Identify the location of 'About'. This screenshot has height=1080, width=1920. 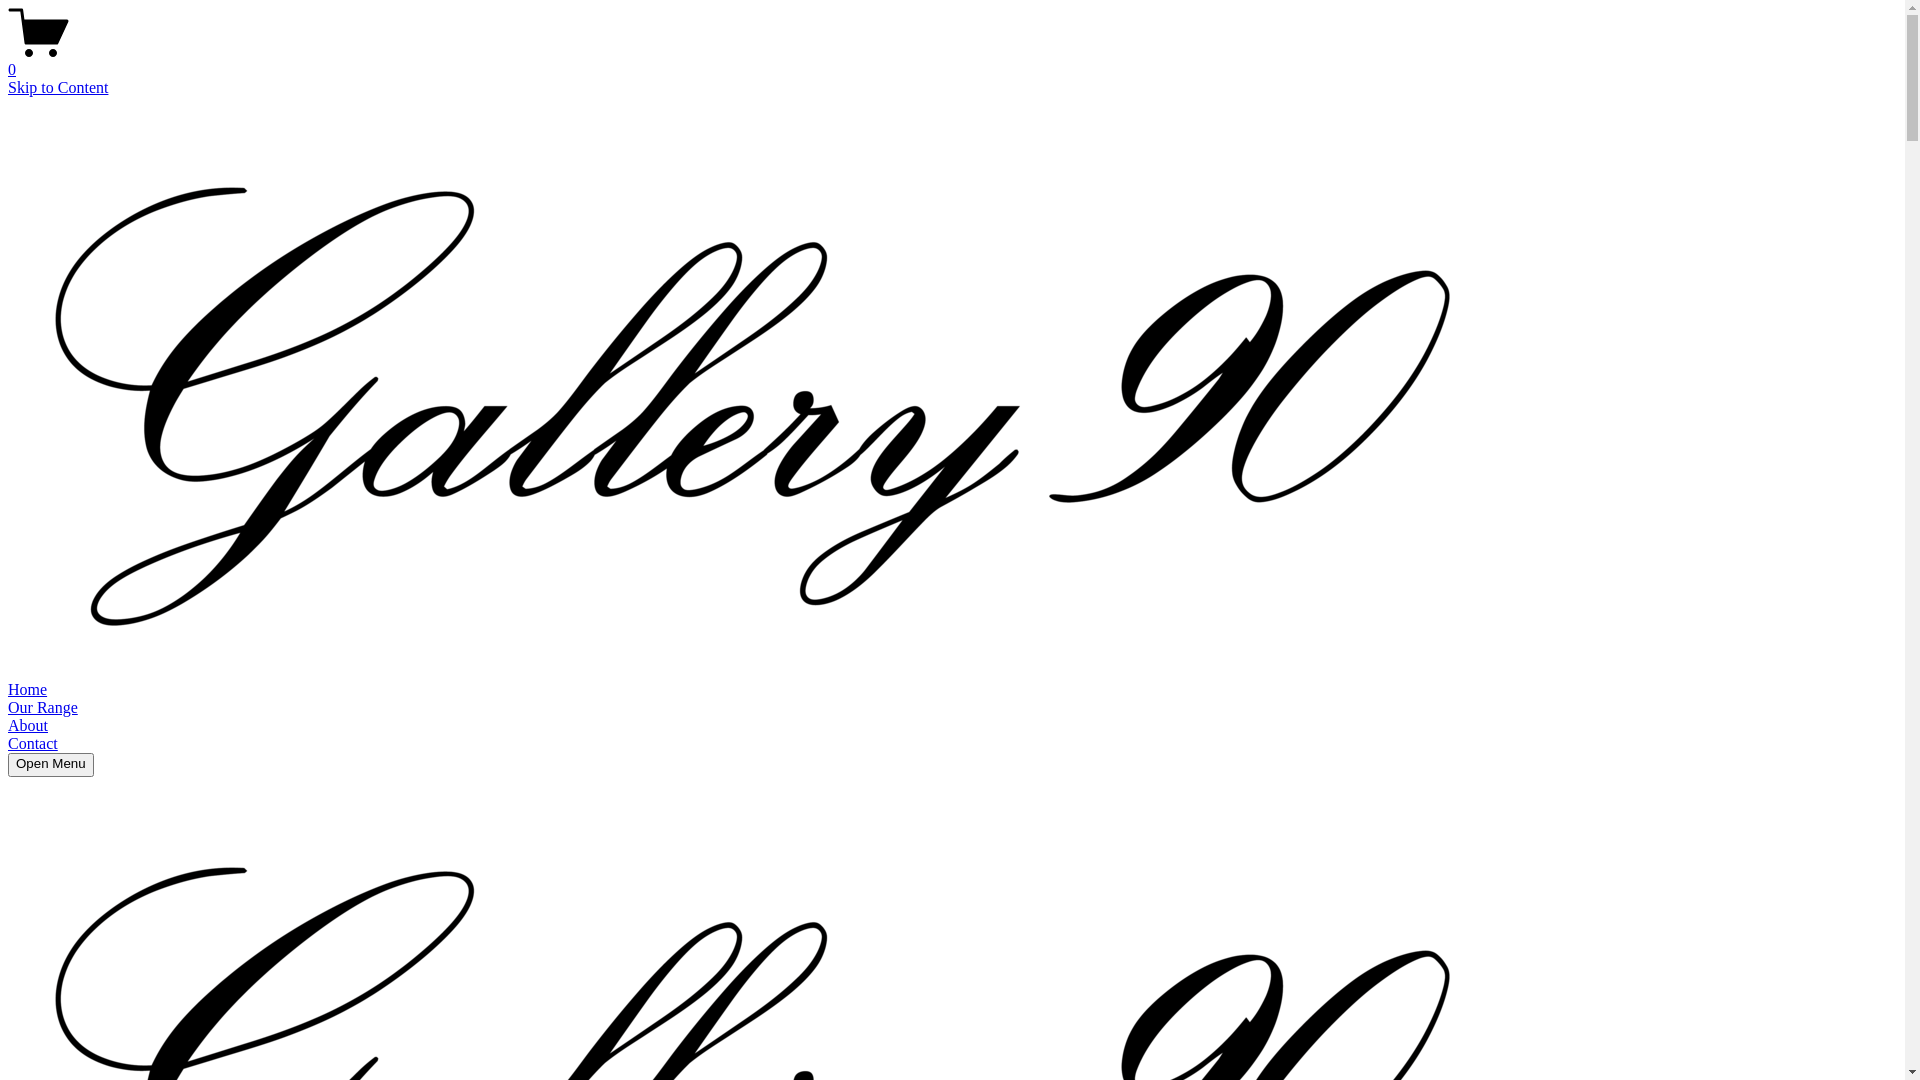
(28, 725).